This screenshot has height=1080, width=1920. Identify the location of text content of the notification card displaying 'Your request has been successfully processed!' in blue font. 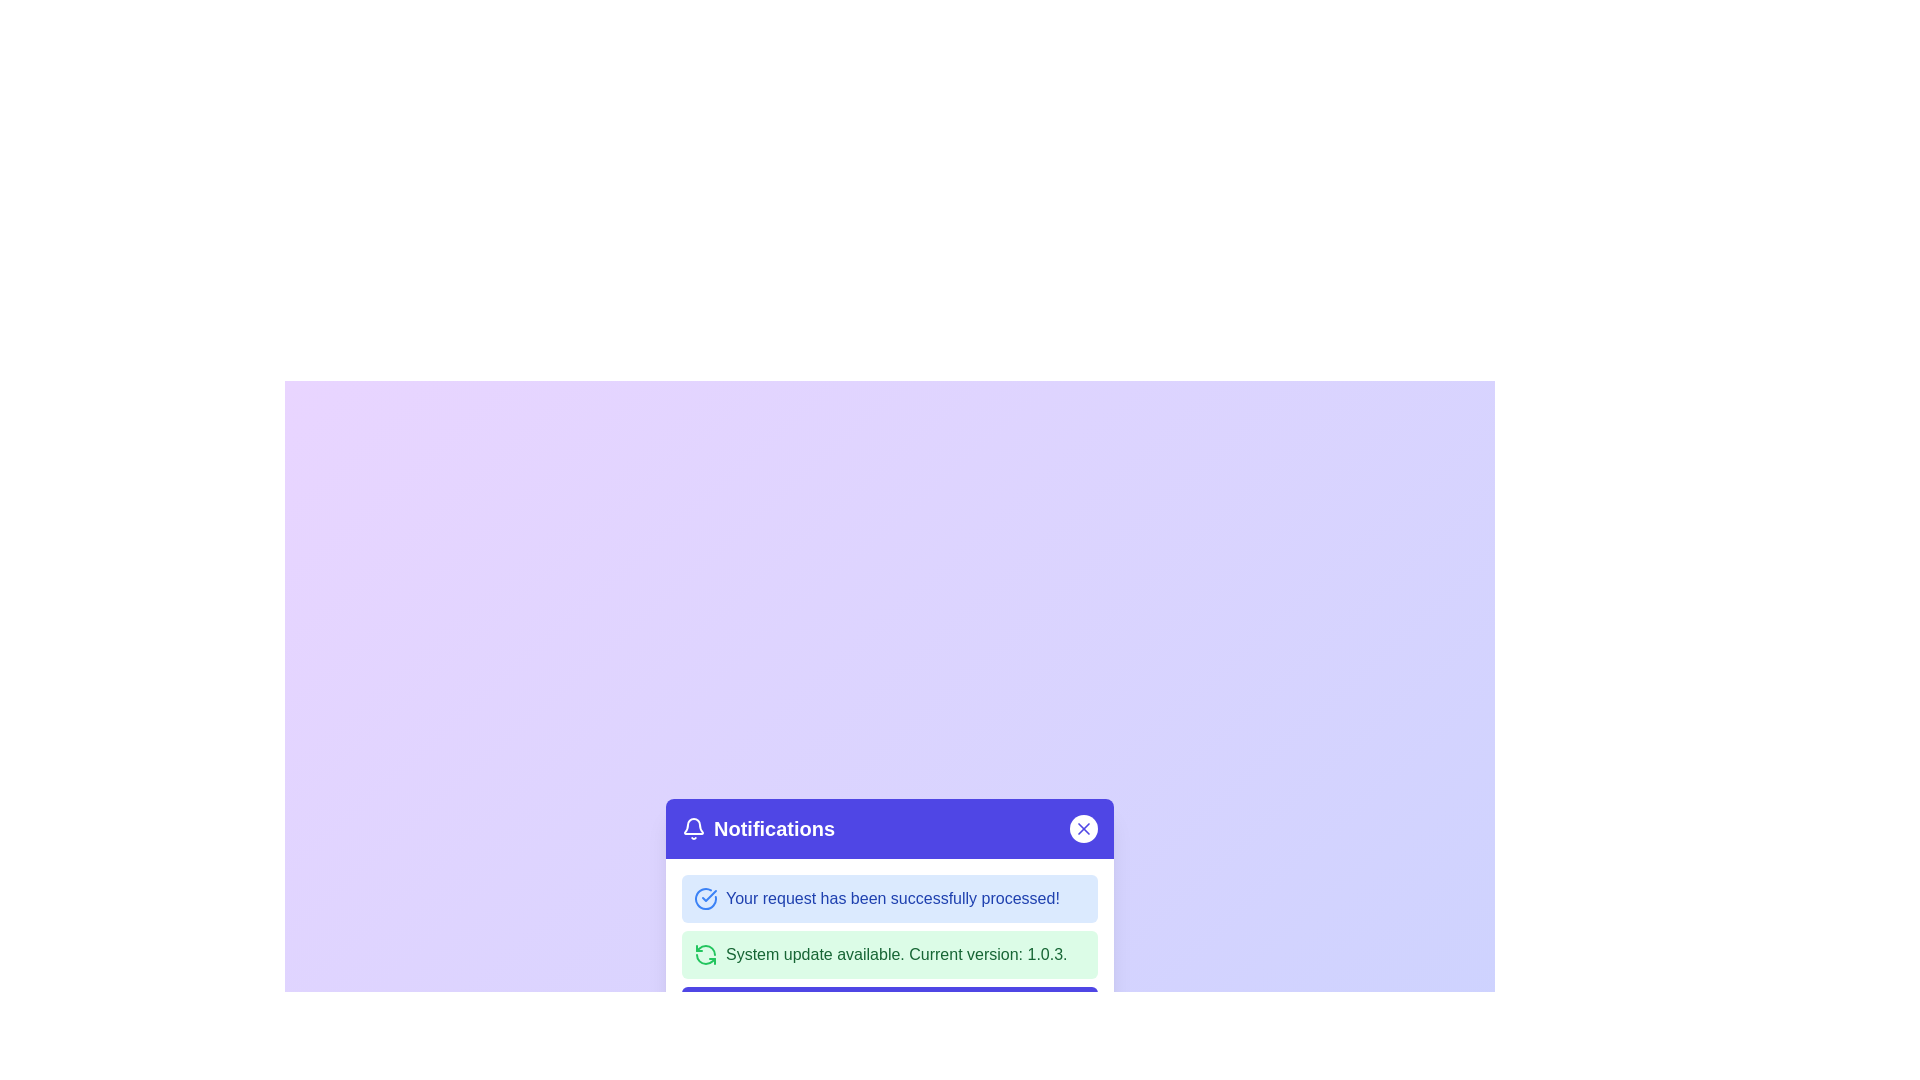
(891, 897).